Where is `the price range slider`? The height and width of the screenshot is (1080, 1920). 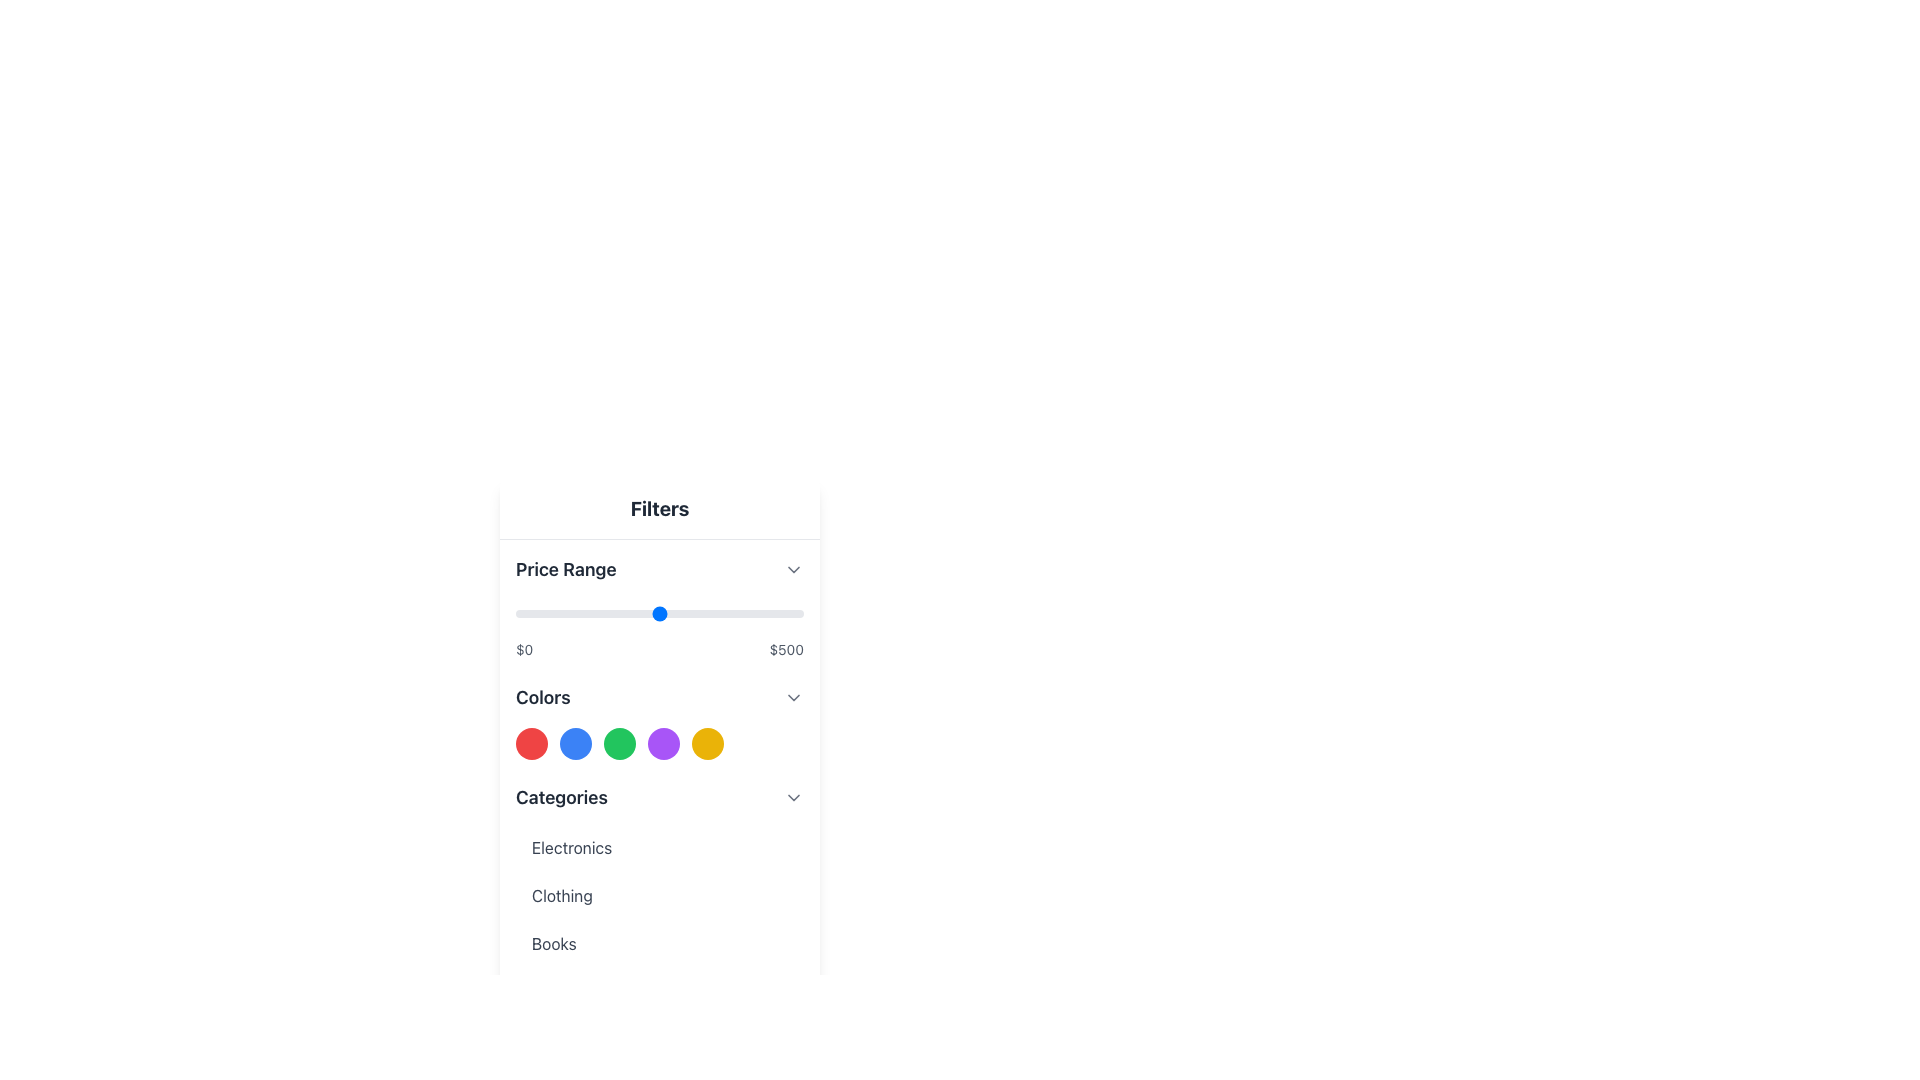 the price range slider is located at coordinates (676, 612).